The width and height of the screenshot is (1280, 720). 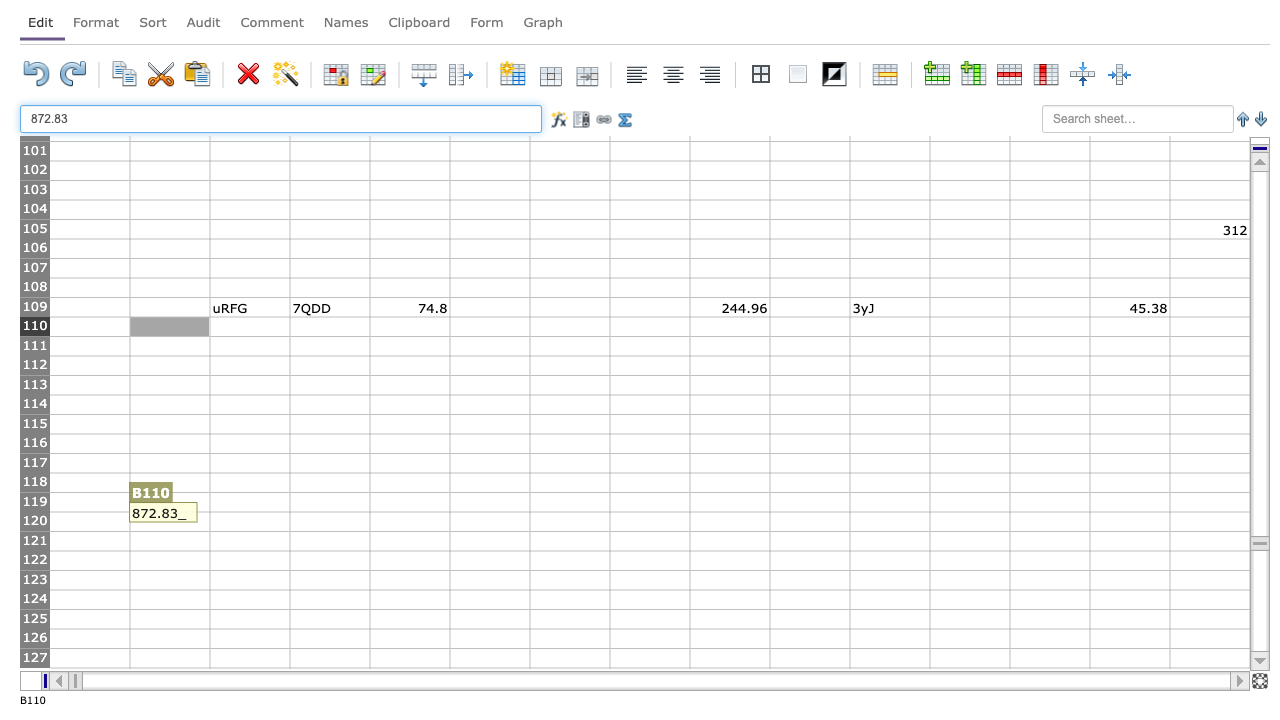 What do you see at coordinates (329, 520) in the screenshot?
I see `cell at column D row 120` at bounding box center [329, 520].